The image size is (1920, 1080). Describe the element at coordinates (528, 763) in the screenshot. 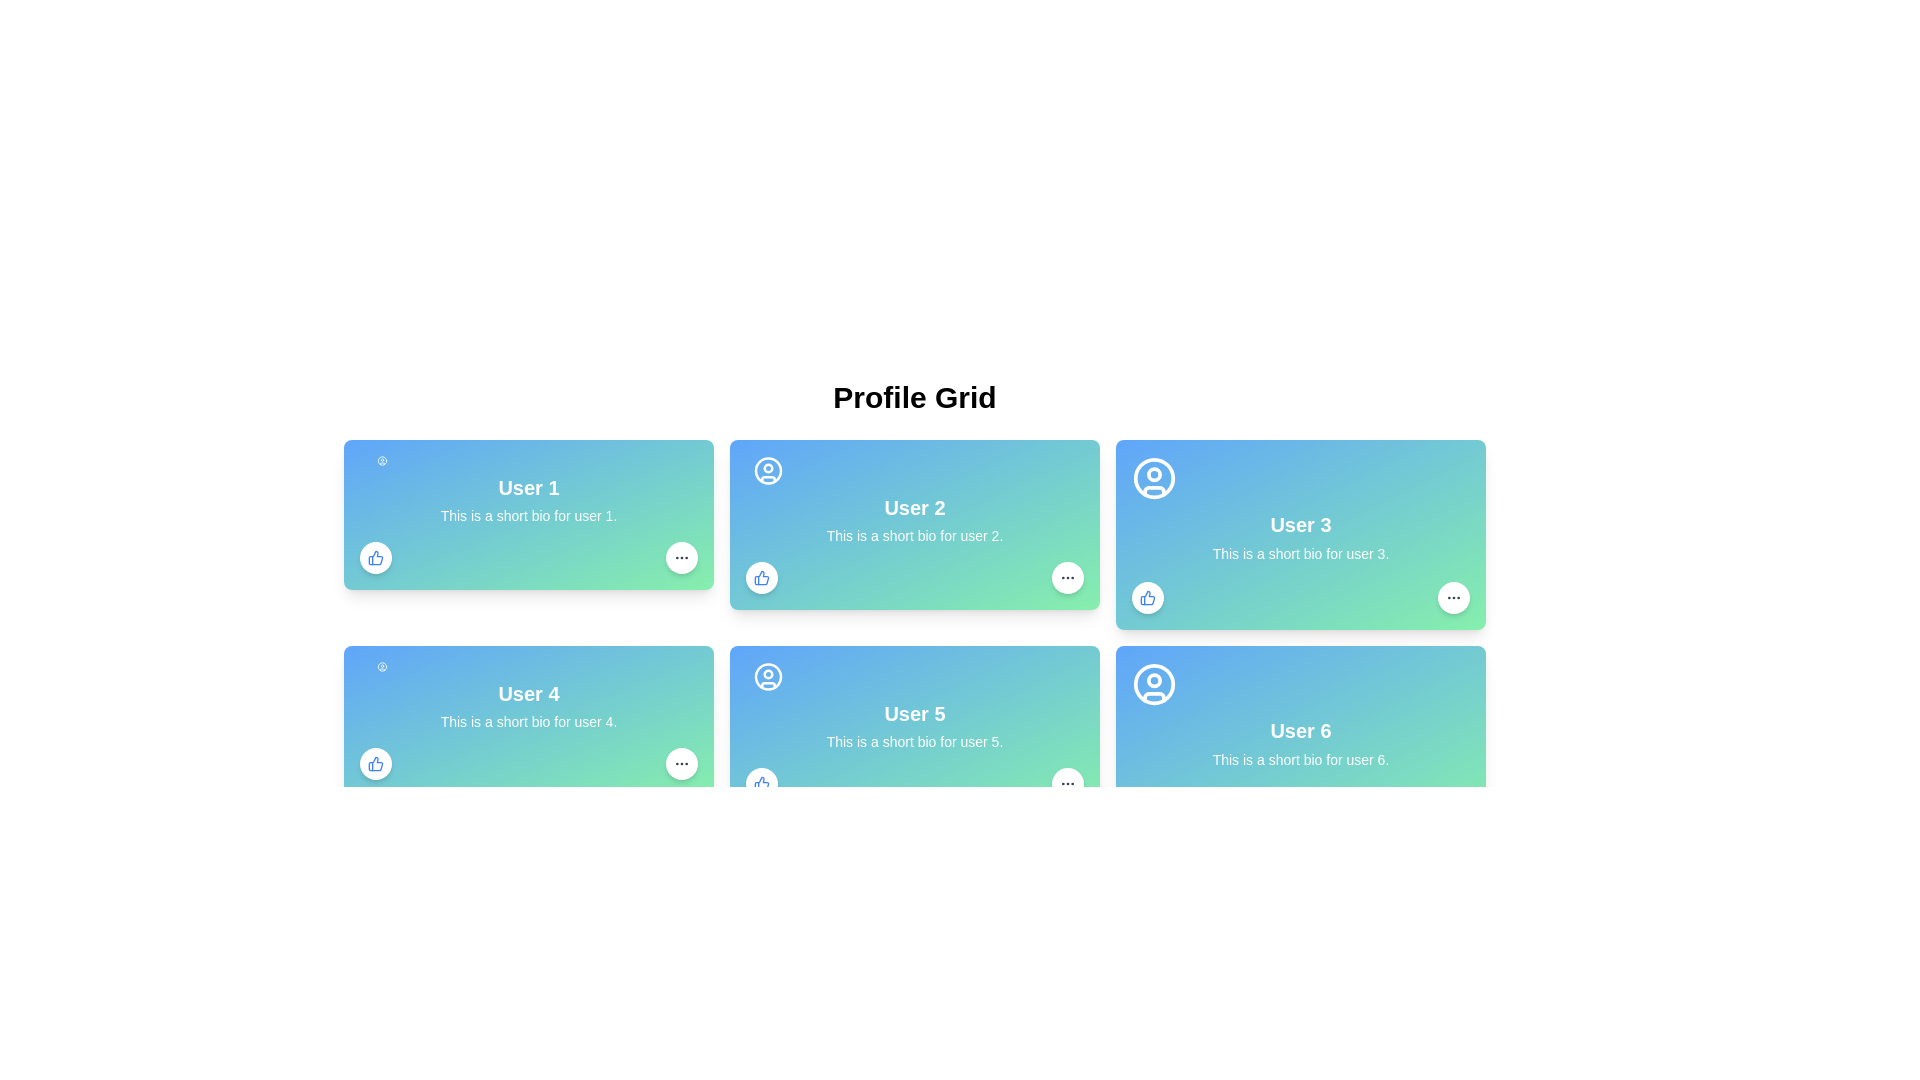

I see `the ellipsis button located on the control bar at the bottom of the 'User 4' card` at that location.